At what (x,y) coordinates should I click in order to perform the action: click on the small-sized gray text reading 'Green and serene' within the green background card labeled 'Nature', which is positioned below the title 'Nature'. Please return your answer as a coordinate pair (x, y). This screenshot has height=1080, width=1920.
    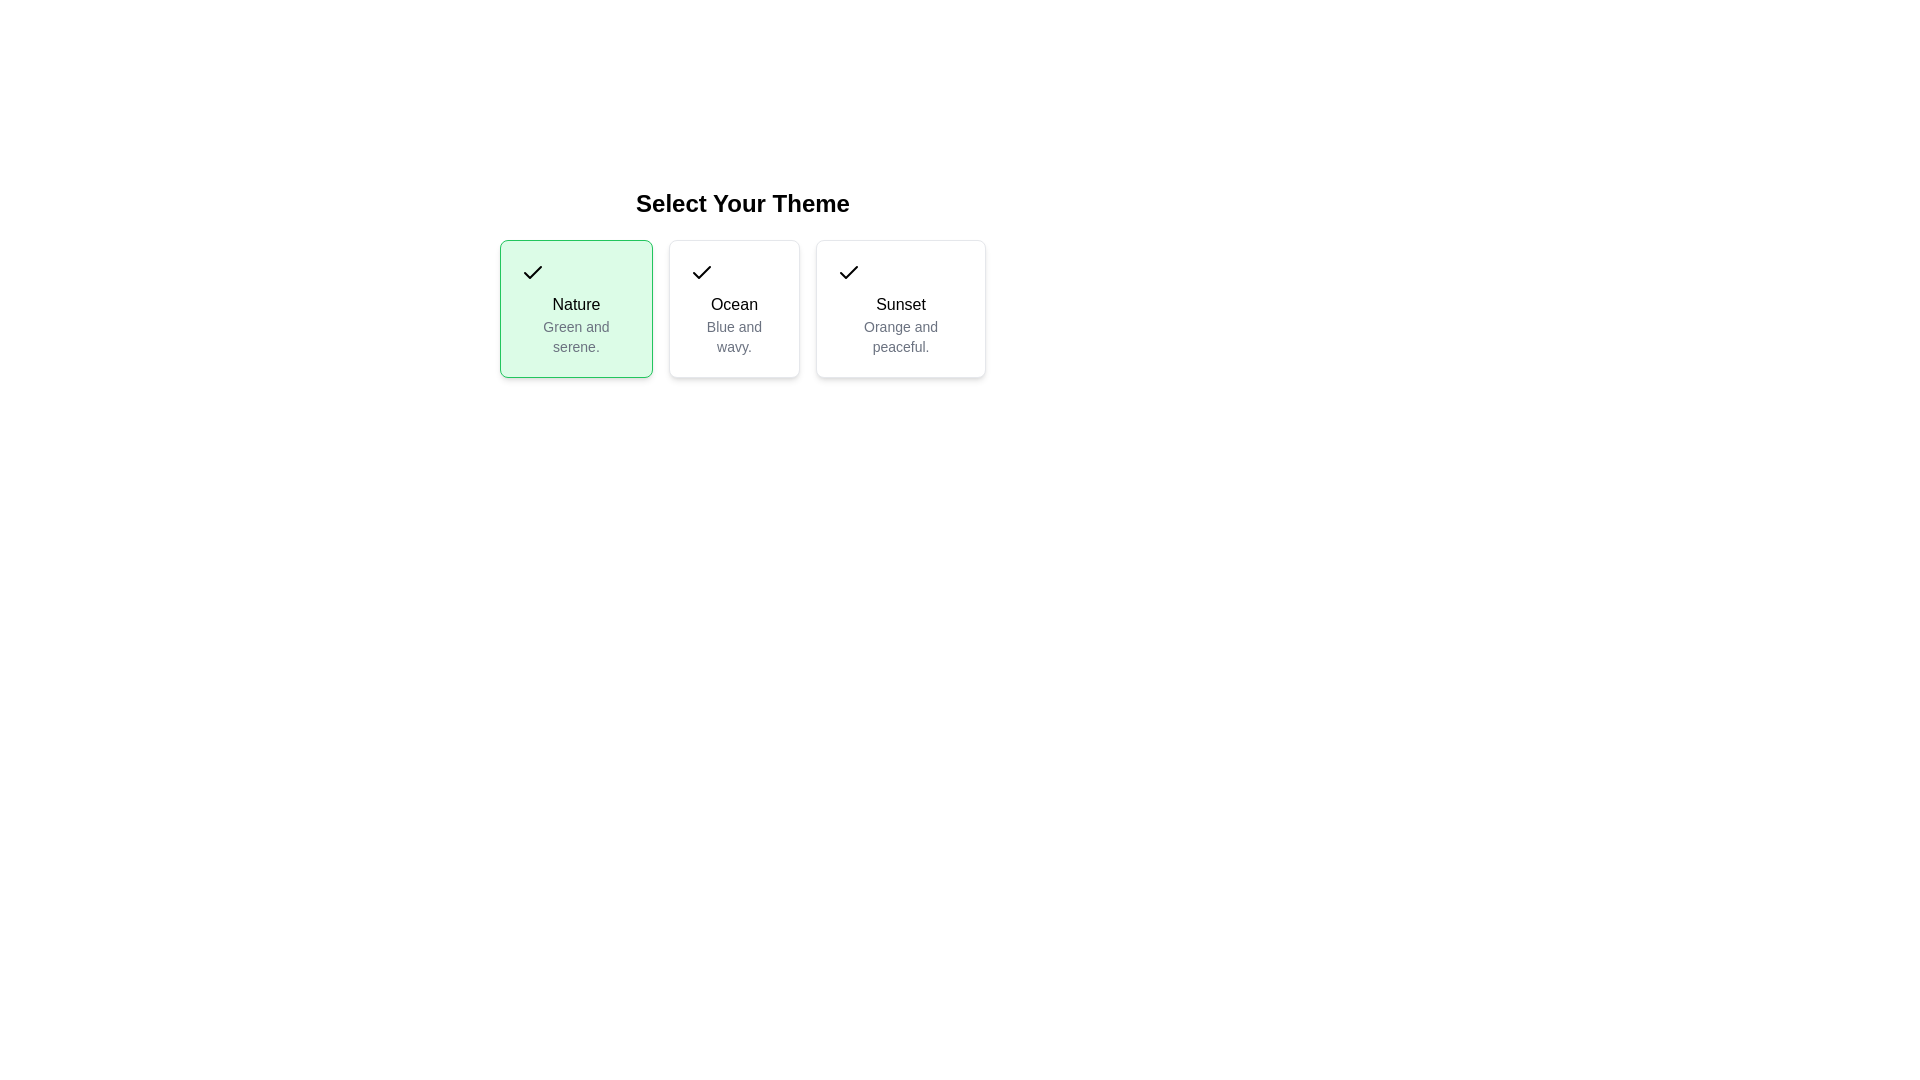
    Looking at the image, I should click on (575, 335).